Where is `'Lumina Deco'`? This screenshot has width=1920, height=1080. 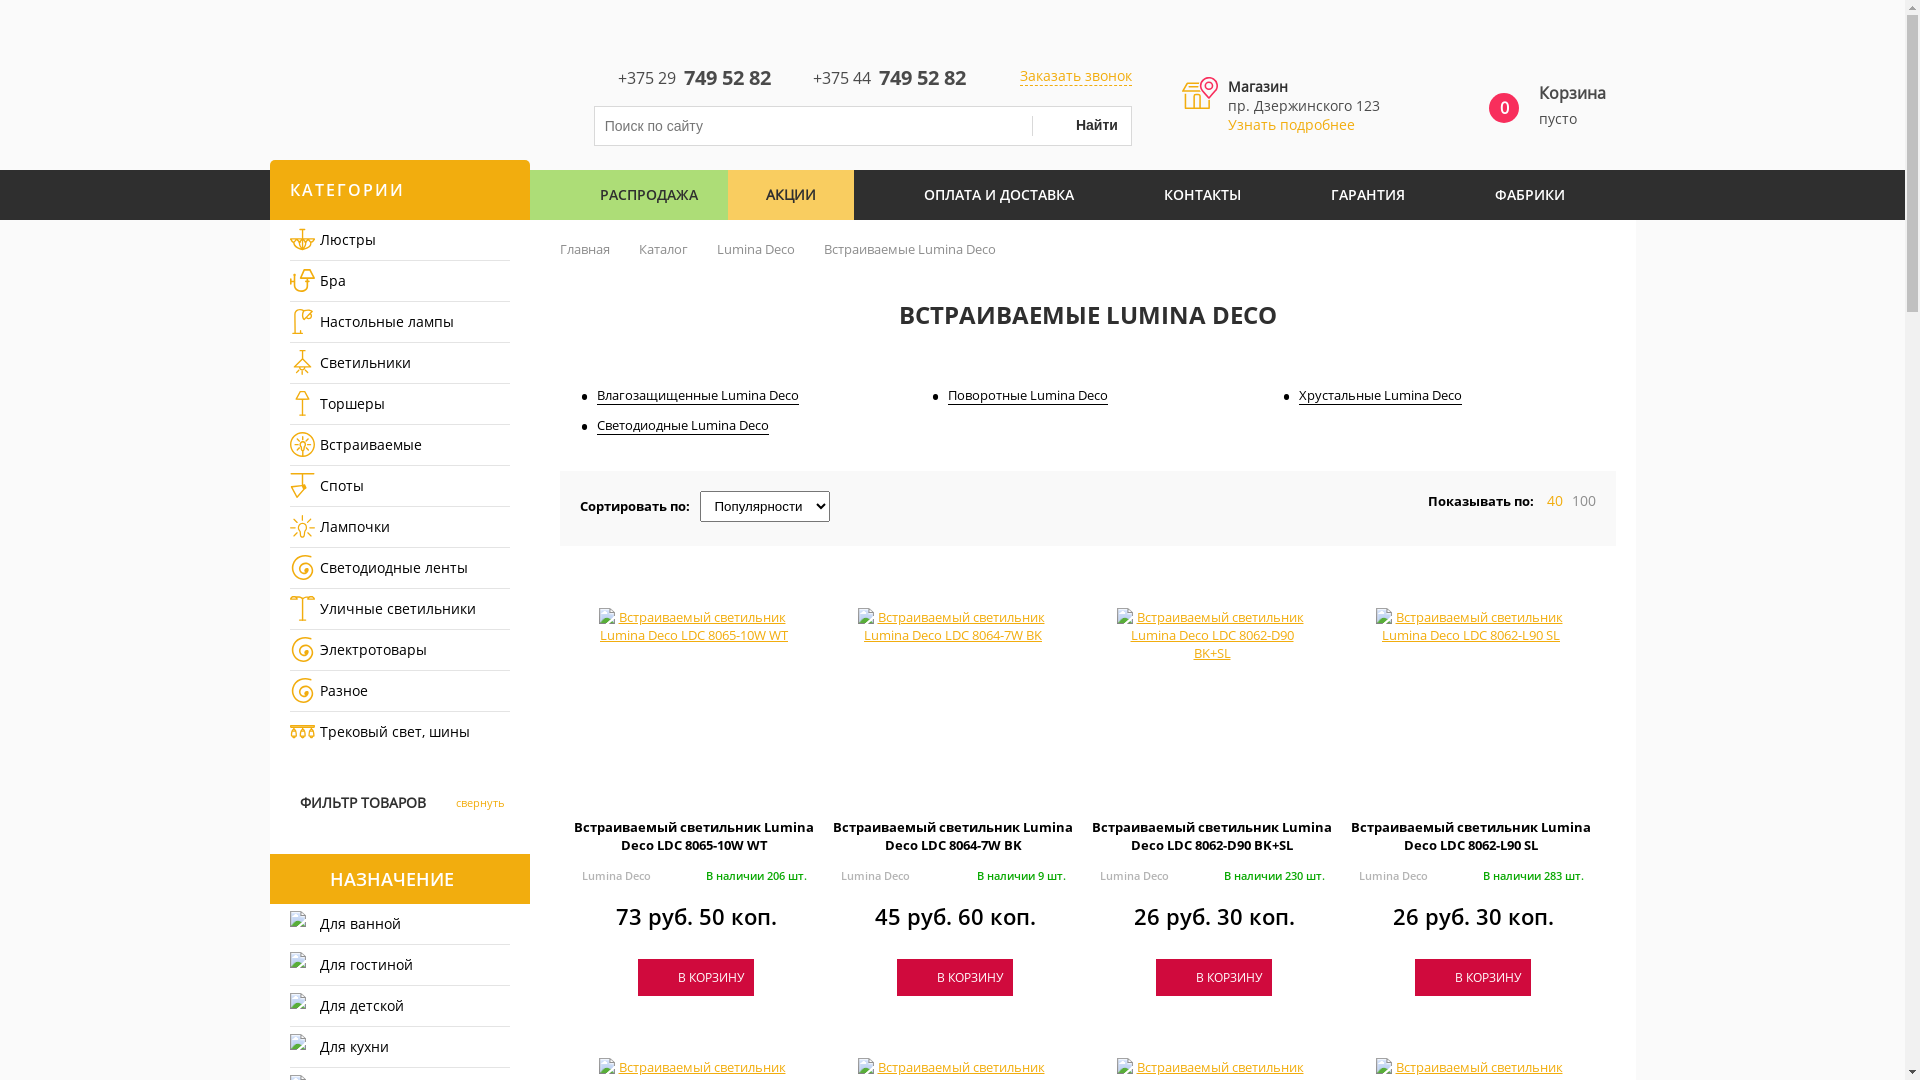
'Lumina Deco' is located at coordinates (1098, 874).